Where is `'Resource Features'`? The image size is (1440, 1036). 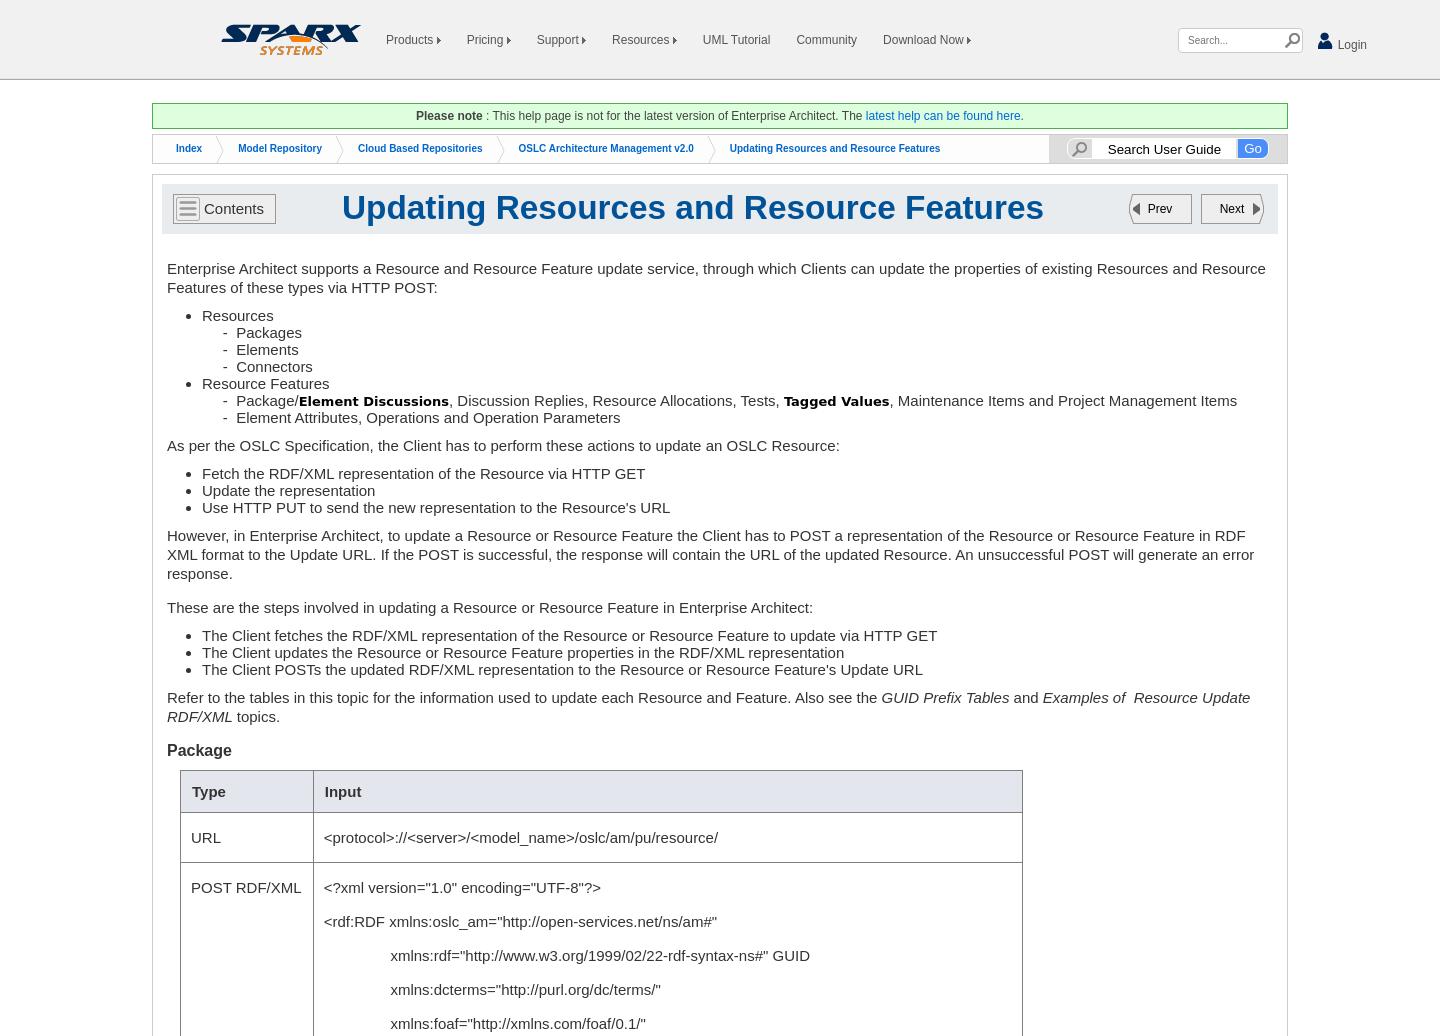 'Resource Features' is located at coordinates (264, 383).